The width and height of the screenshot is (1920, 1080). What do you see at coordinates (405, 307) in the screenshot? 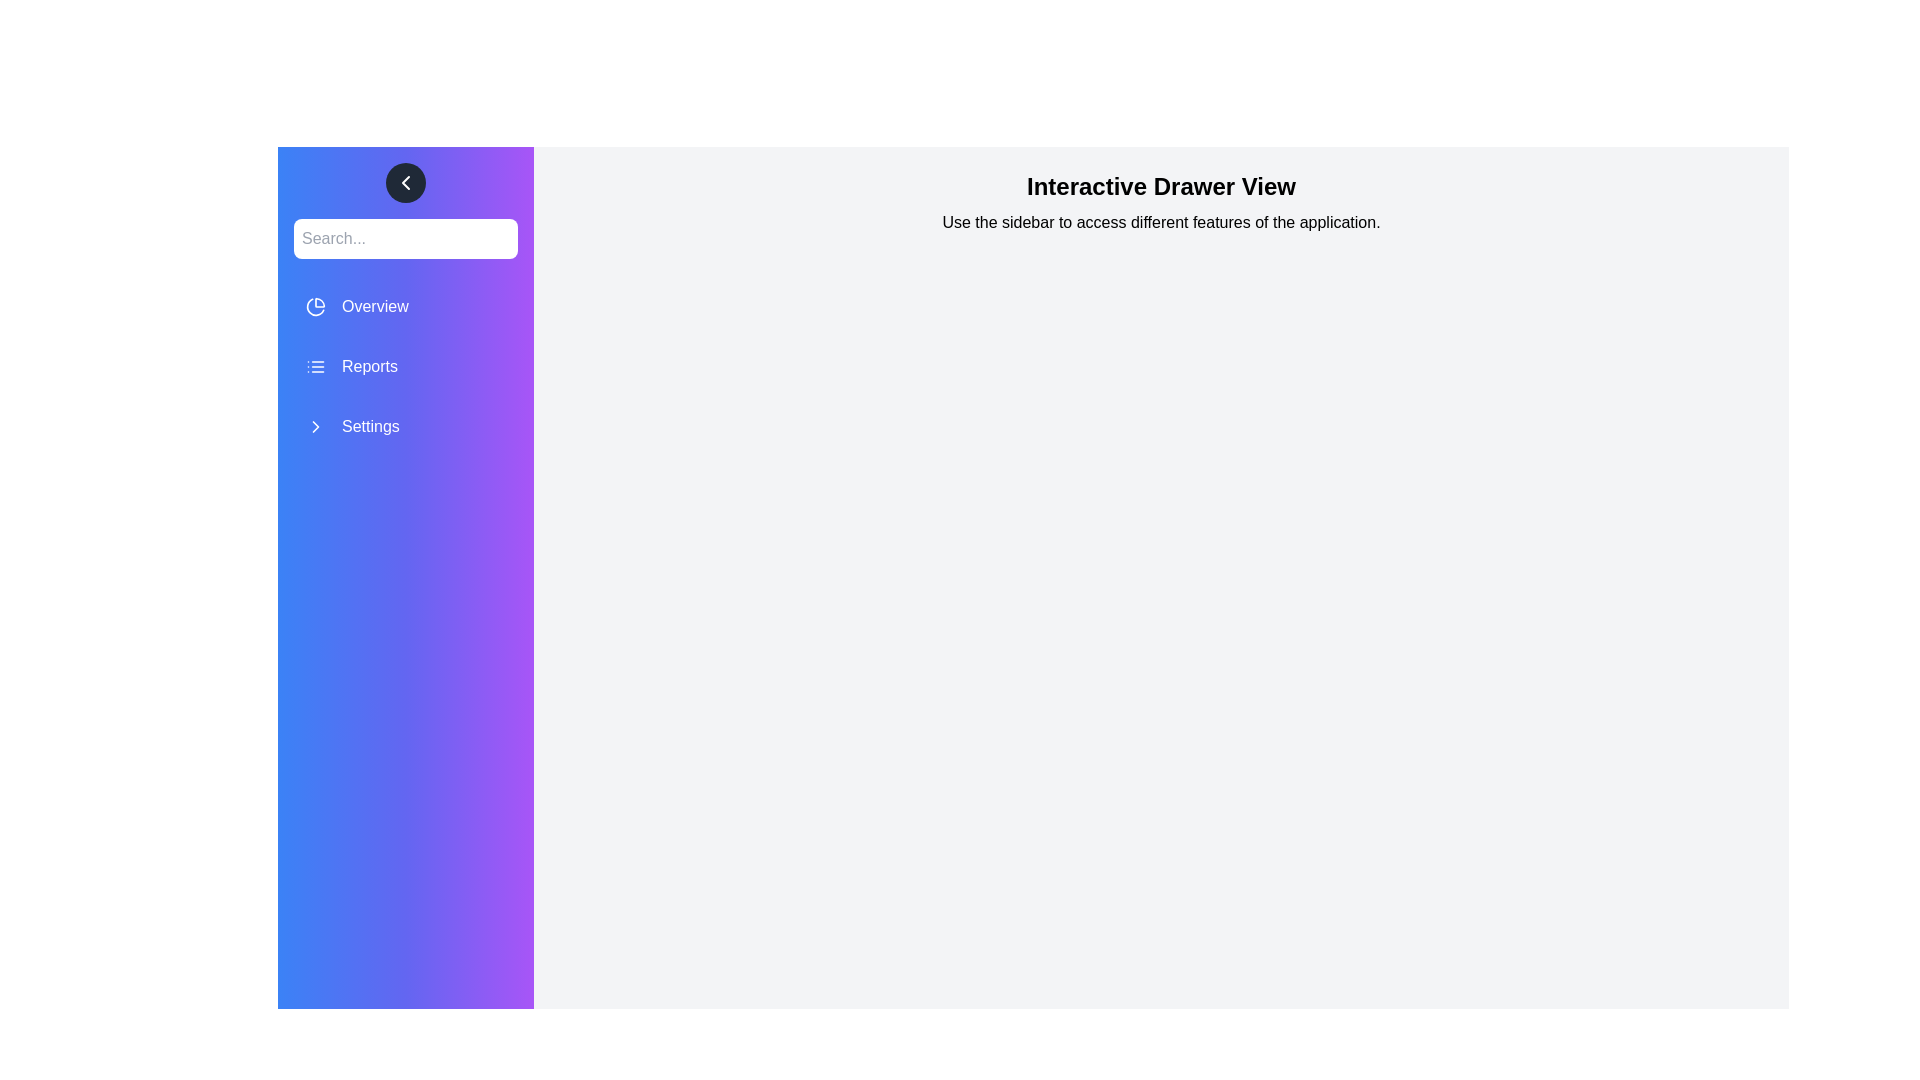
I see `the menu item Overview to navigate to the respective section` at bounding box center [405, 307].